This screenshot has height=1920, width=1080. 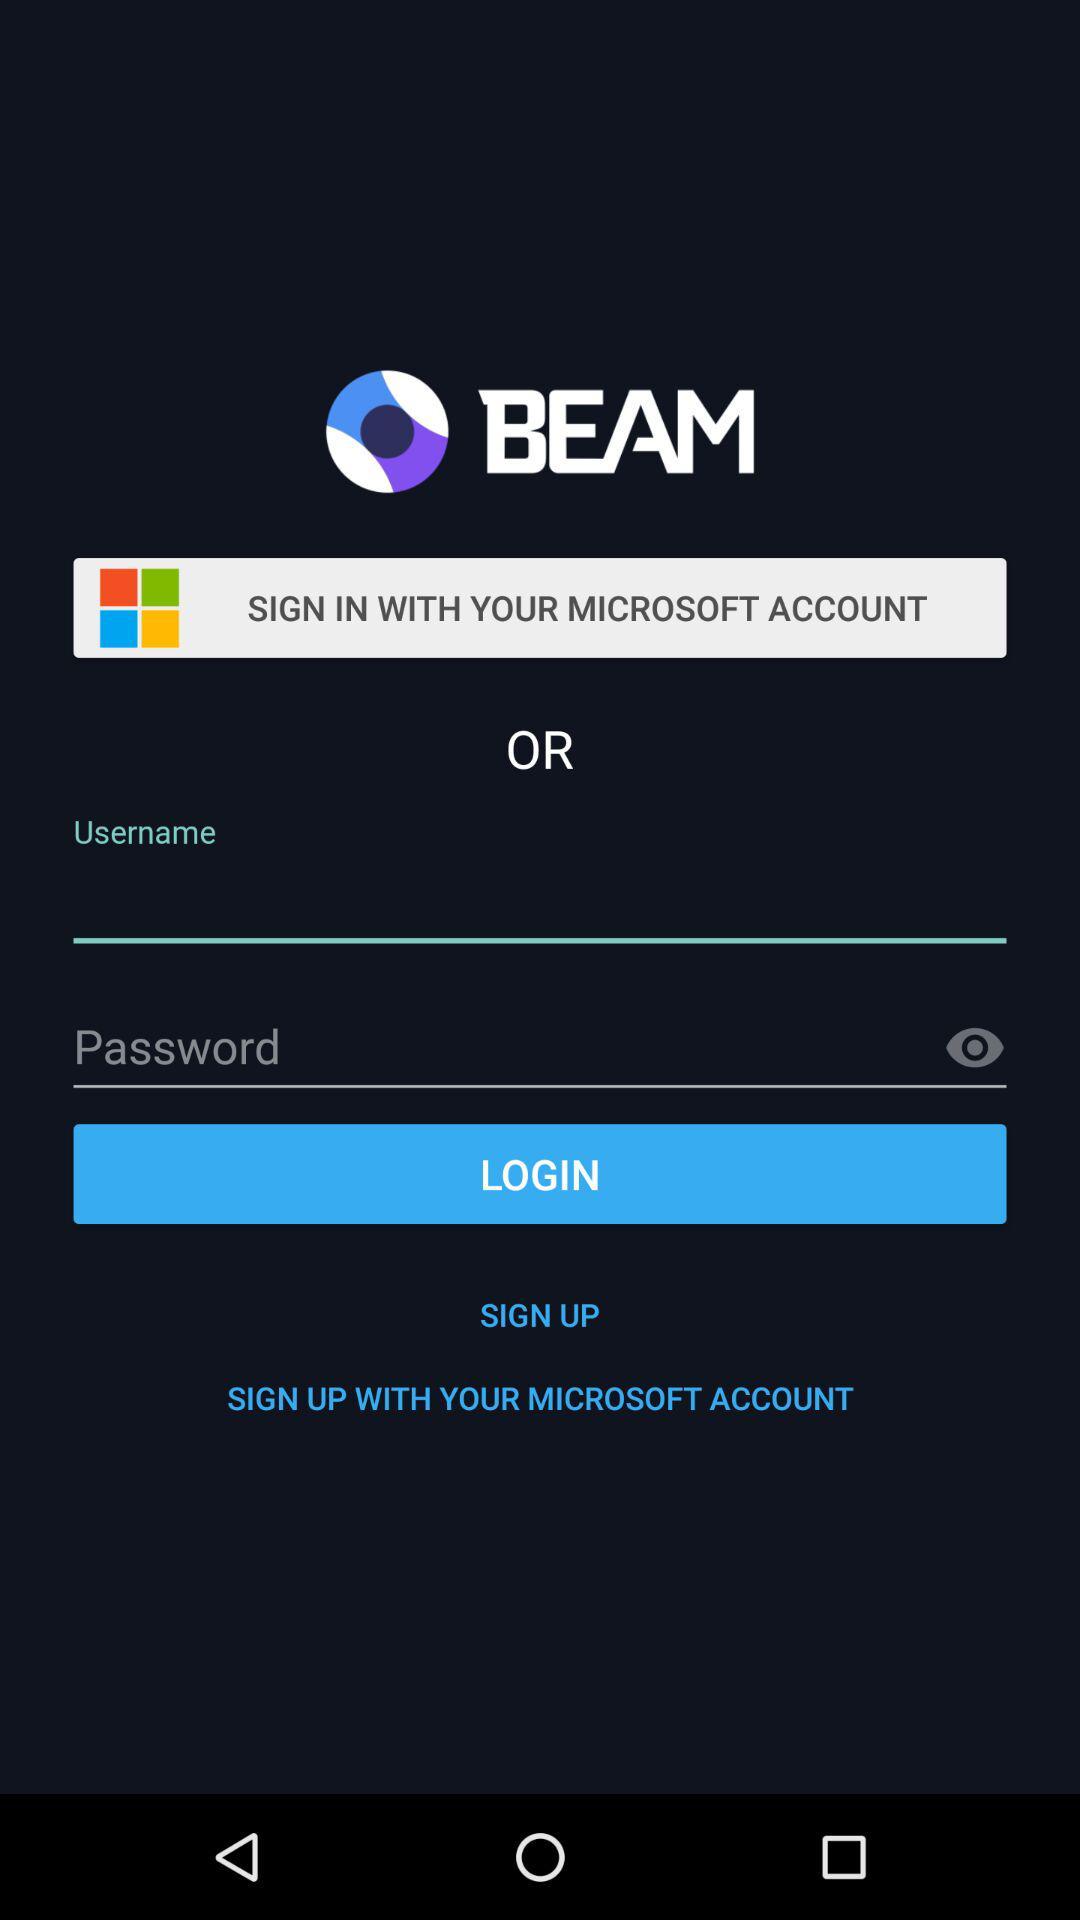 What do you see at coordinates (540, 1174) in the screenshot?
I see `the item above sign up item` at bounding box center [540, 1174].